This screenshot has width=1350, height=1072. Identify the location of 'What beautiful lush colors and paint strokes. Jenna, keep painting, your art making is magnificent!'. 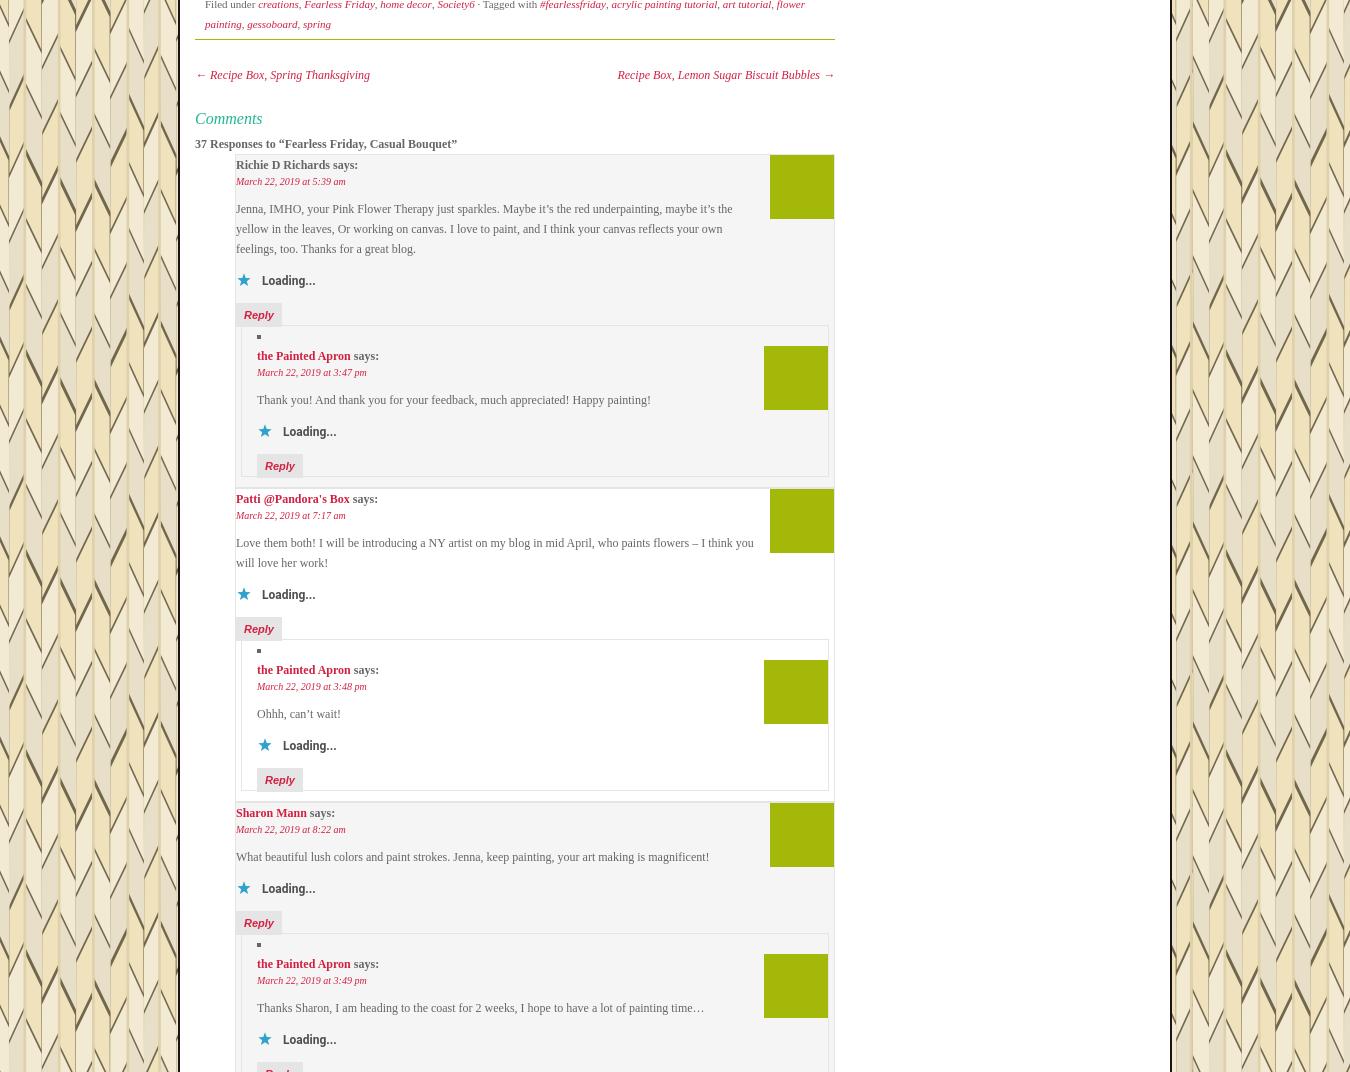
(471, 855).